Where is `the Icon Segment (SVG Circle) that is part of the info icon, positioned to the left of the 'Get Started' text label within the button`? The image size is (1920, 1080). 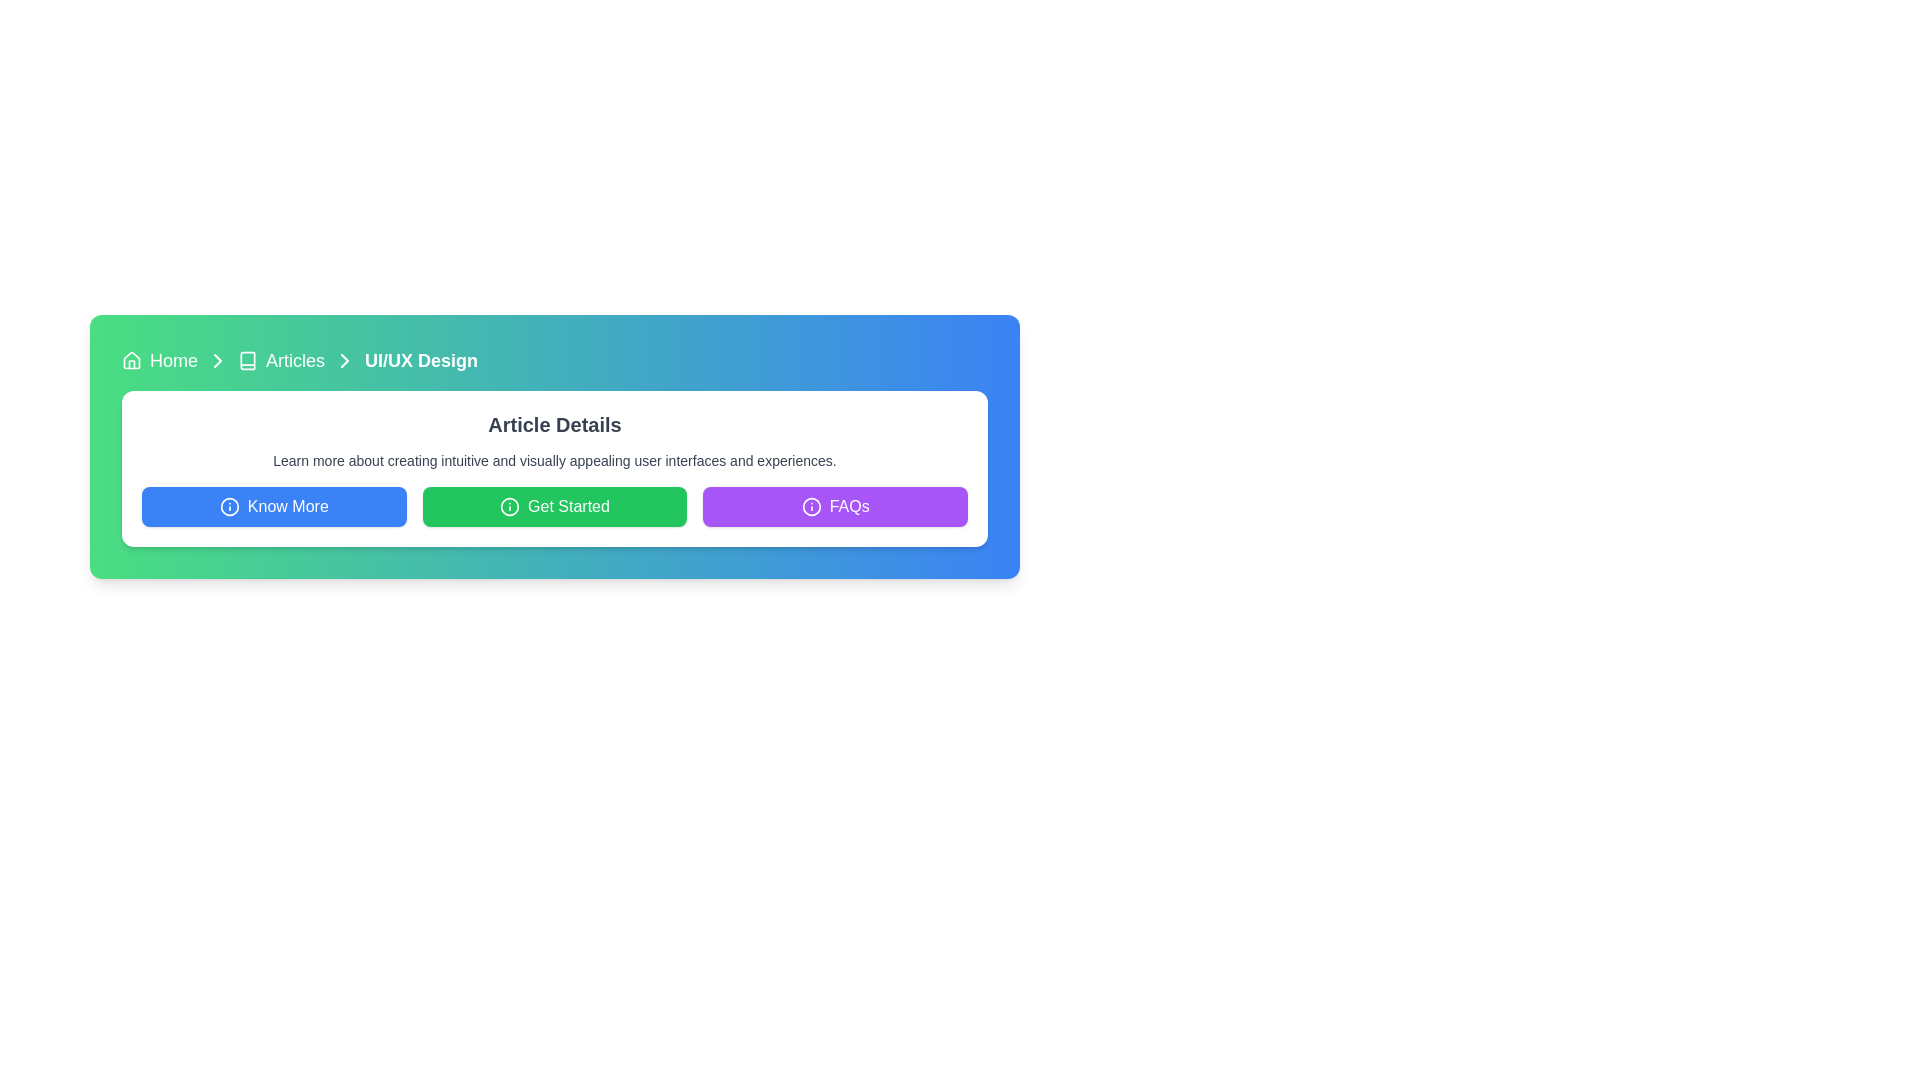
the Icon Segment (SVG Circle) that is part of the info icon, positioned to the left of the 'Get Started' text label within the button is located at coordinates (811, 505).